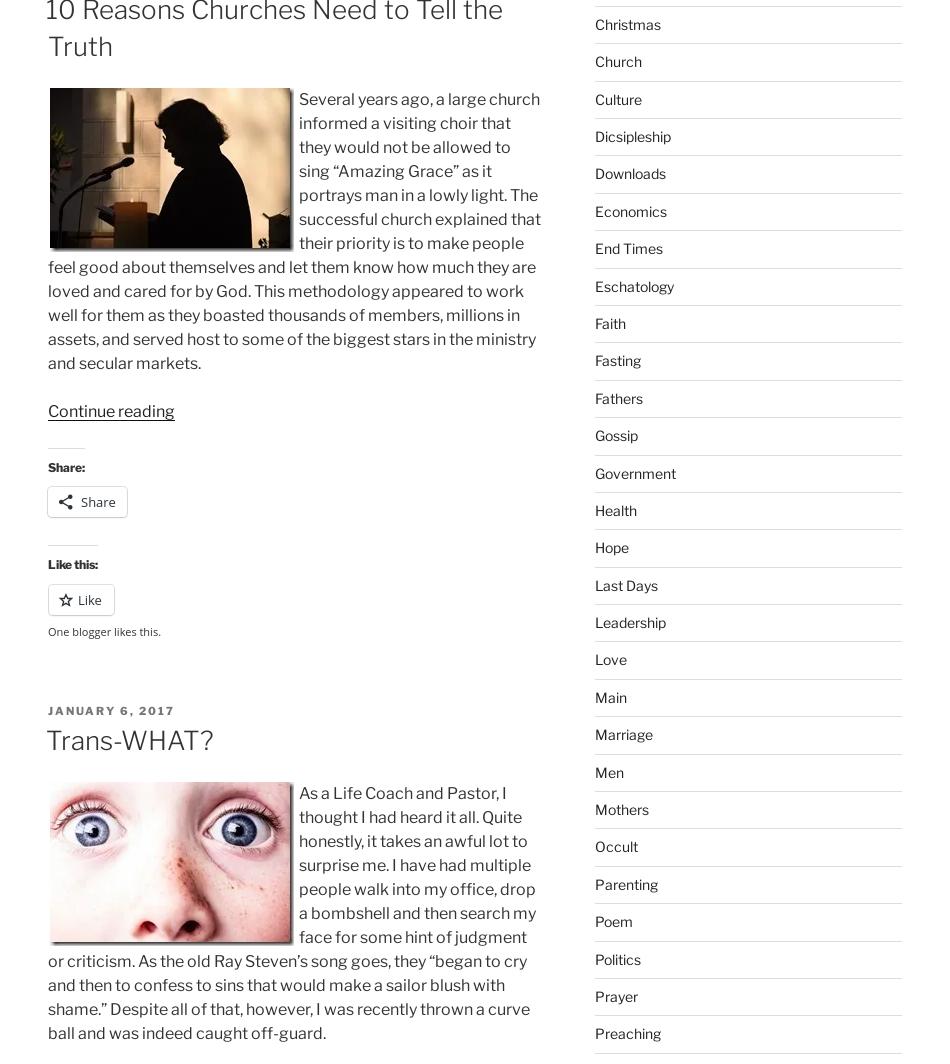 The height and width of the screenshot is (1064, 950). What do you see at coordinates (611, 547) in the screenshot?
I see `'Hope'` at bounding box center [611, 547].